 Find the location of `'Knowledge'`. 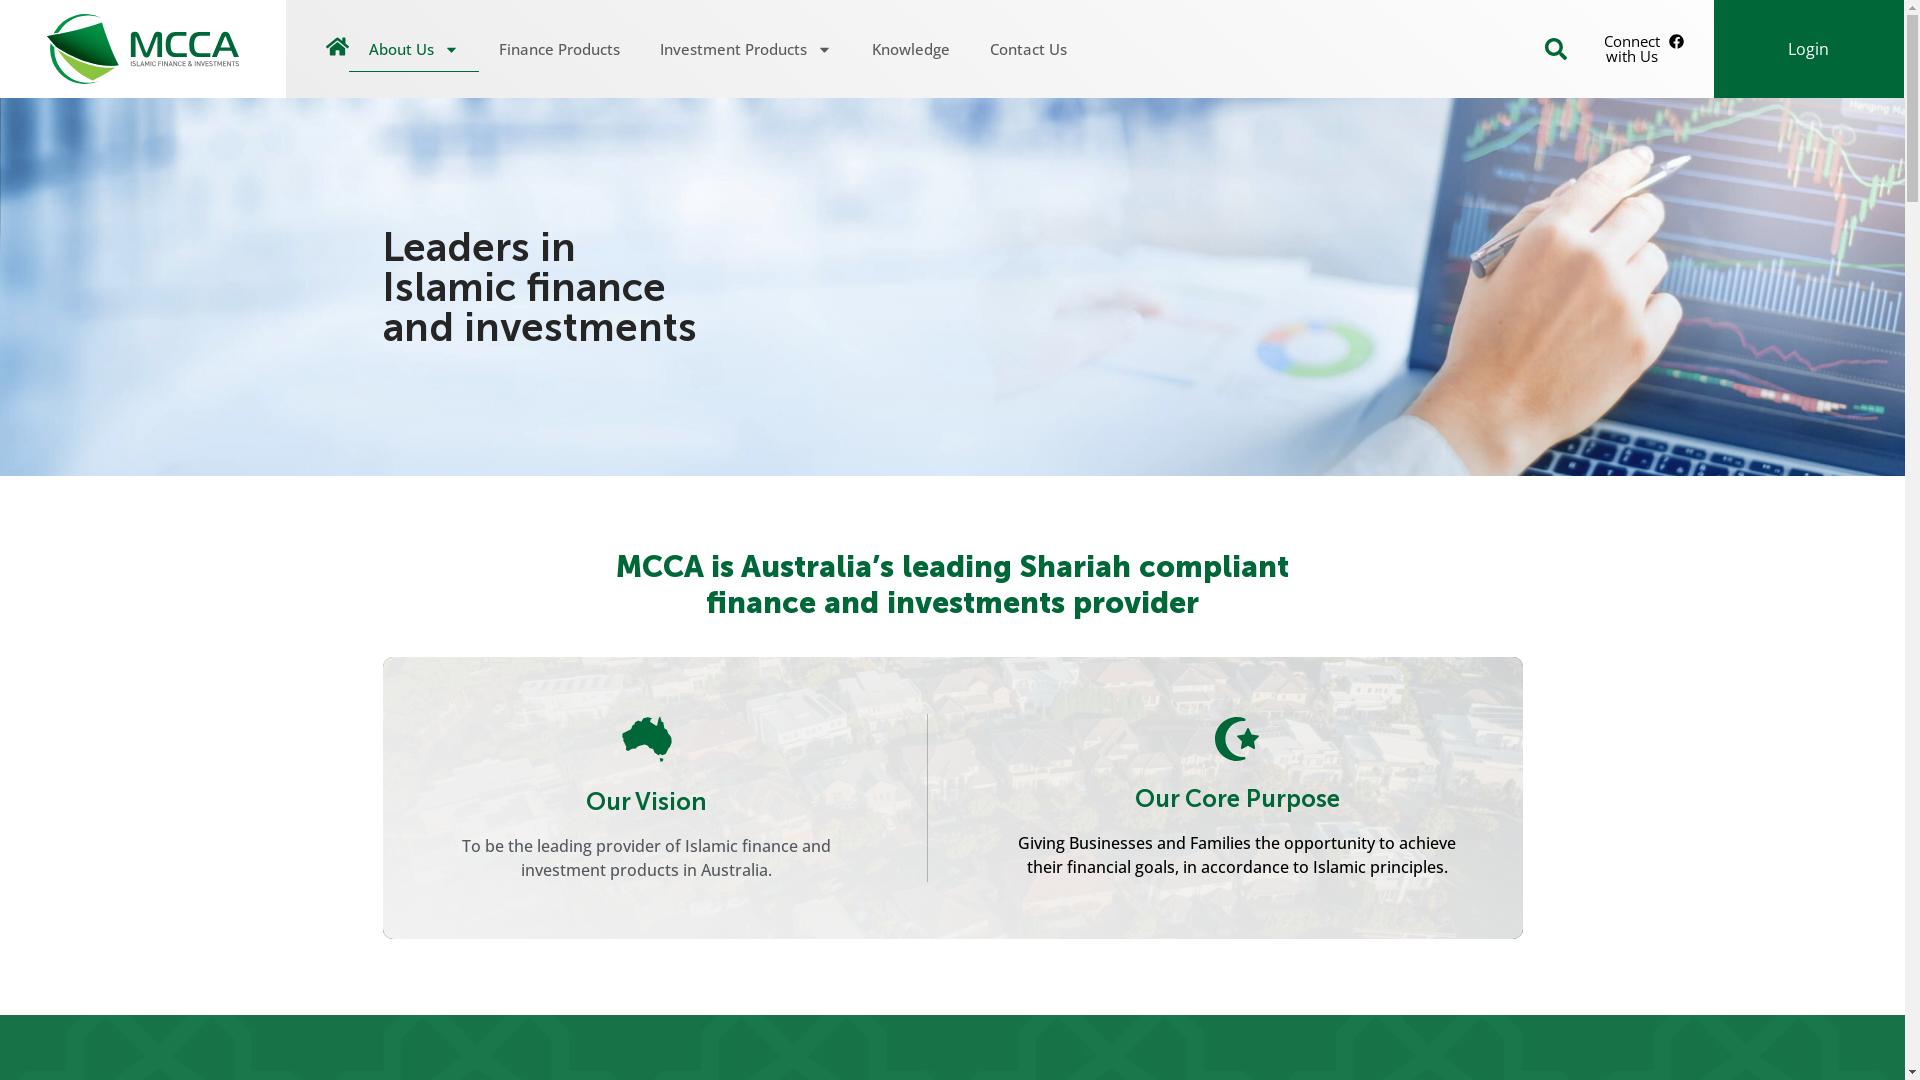

'Knowledge' is located at coordinates (910, 48).